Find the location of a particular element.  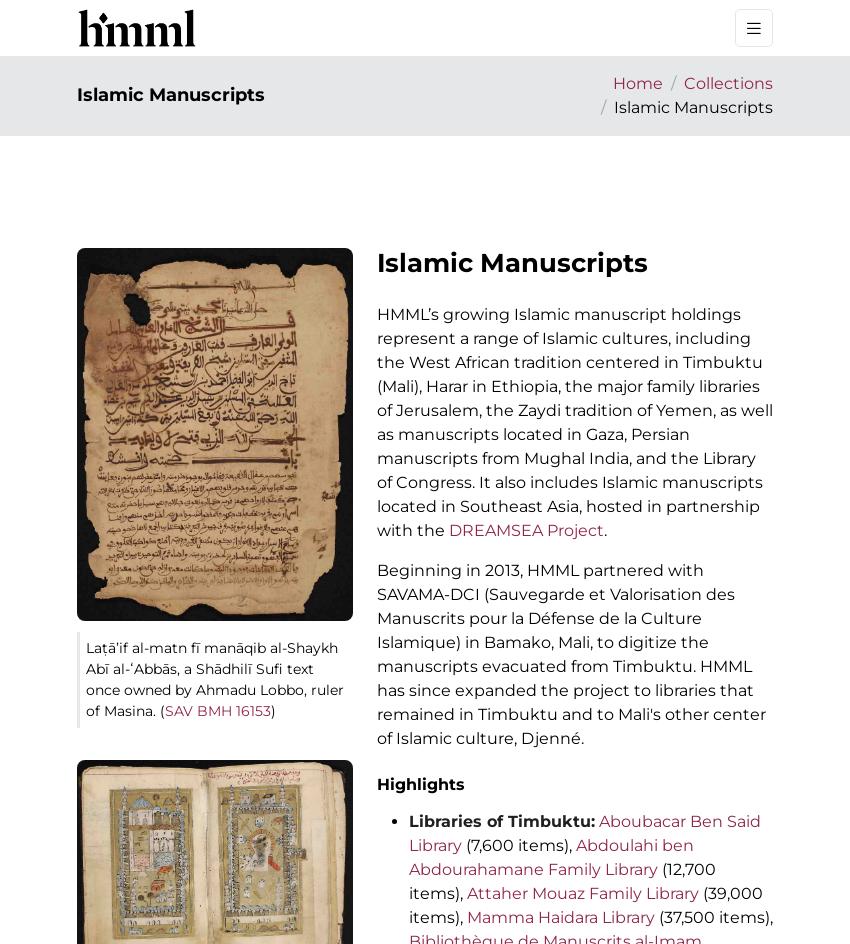

'HMML’s growing Islamic manuscript holdings represent a range of Islamic cultures, including the West African tradition centered in Timbuktu (Mali), Harar in Ethiopia, the major family libraries of Jerusalem, the Zaydi tradition of Yemen, as well as manuscripts located in Gaza, Persian manuscripts from Mughal India, and the Library of Congress. It also includes Islamic manuscripts located in Southeast Asia, hosted in partnership with the' is located at coordinates (575, 421).